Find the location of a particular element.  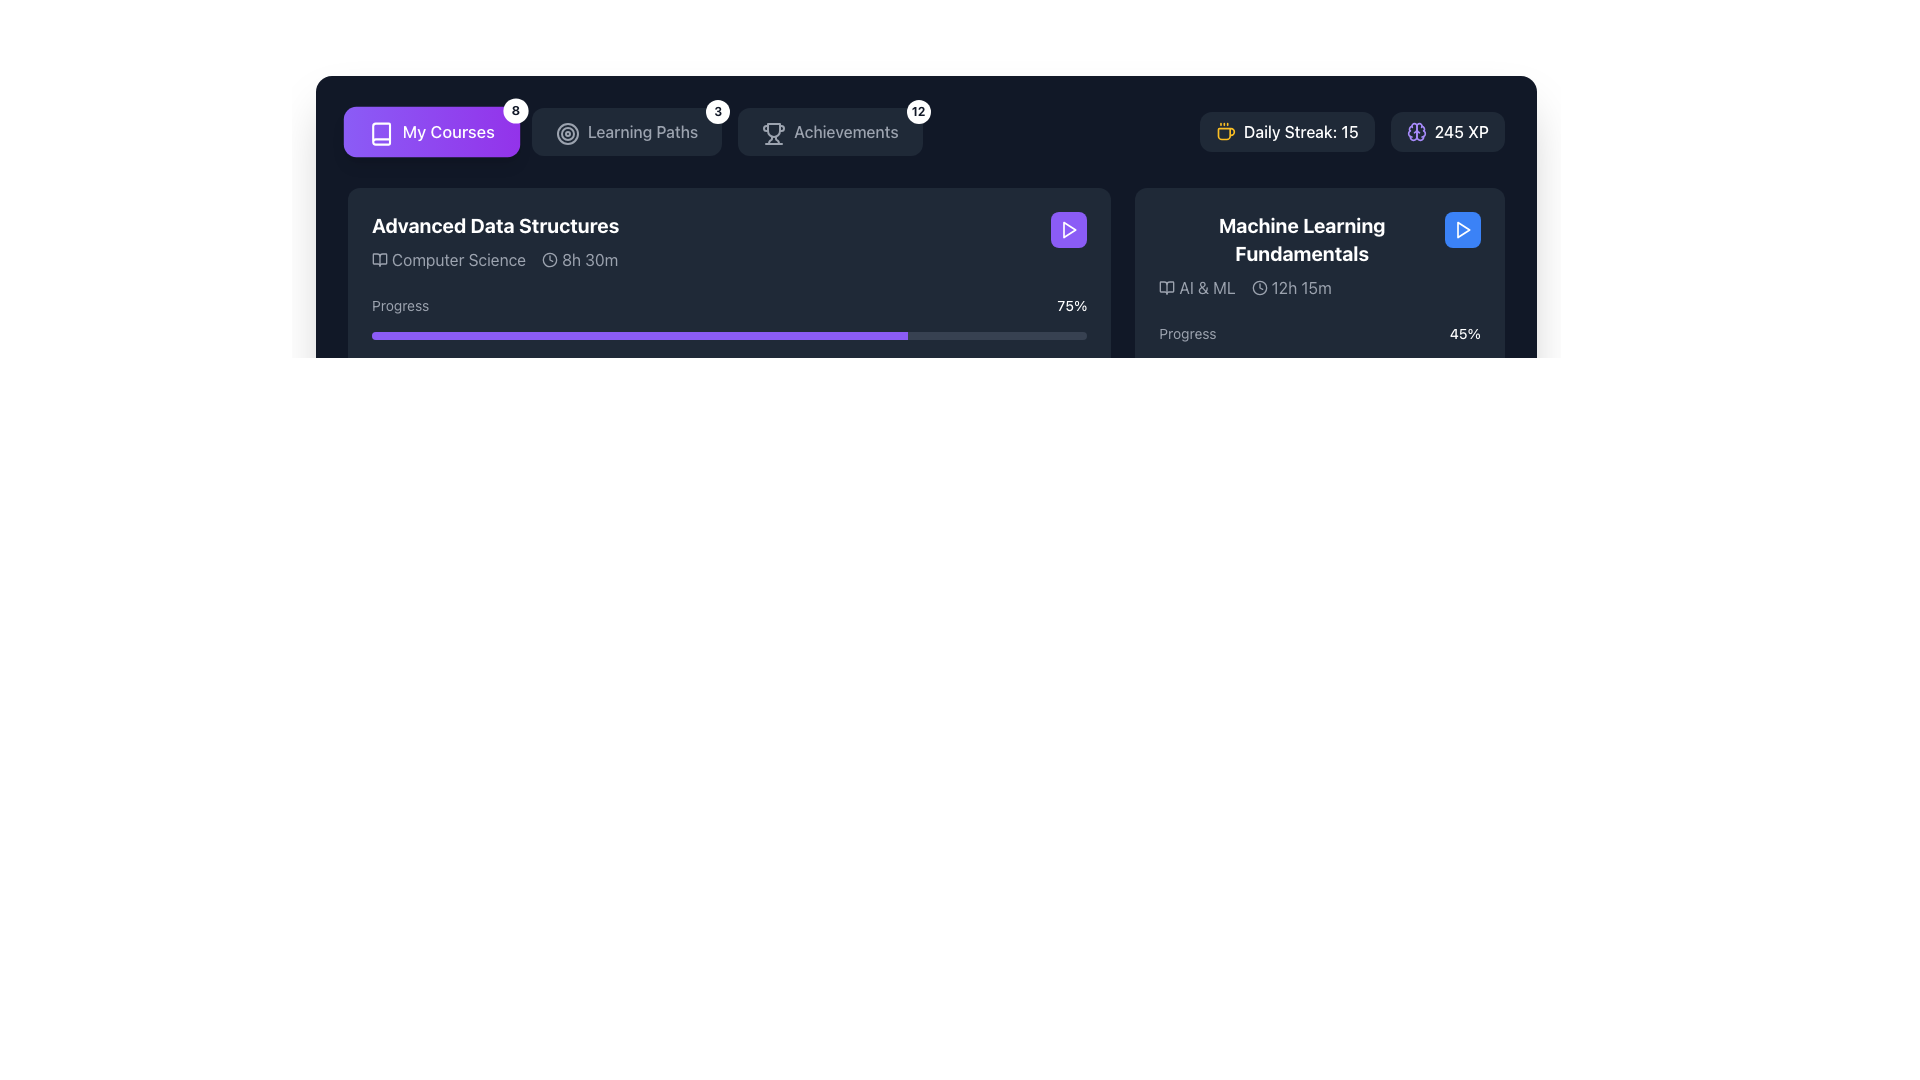

the decorative SVG circle element that represents the 'Learning Paths' feature, which is the middle component of three concentric circles in the top menu bar is located at coordinates (566, 134).